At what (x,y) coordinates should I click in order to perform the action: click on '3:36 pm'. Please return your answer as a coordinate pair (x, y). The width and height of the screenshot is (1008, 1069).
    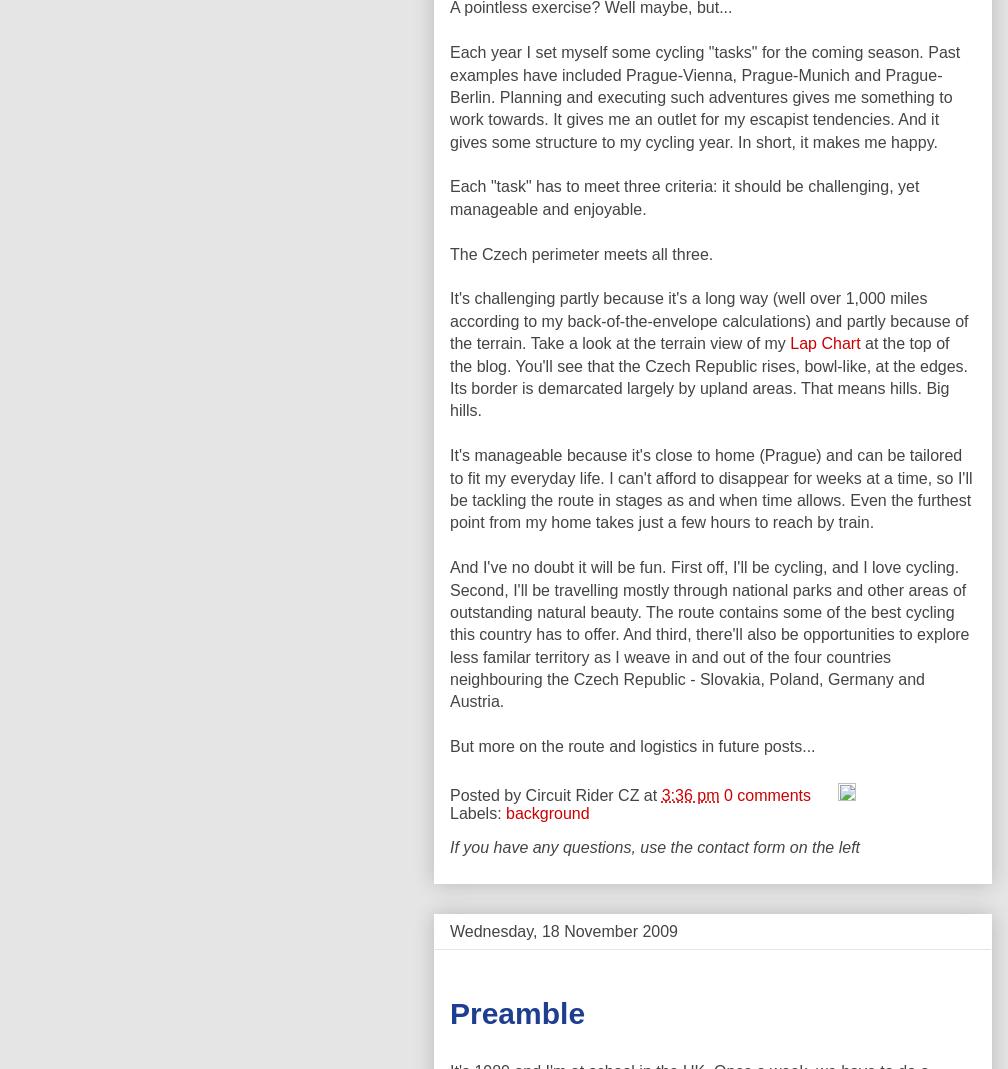
    Looking at the image, I should click on (689, 794).